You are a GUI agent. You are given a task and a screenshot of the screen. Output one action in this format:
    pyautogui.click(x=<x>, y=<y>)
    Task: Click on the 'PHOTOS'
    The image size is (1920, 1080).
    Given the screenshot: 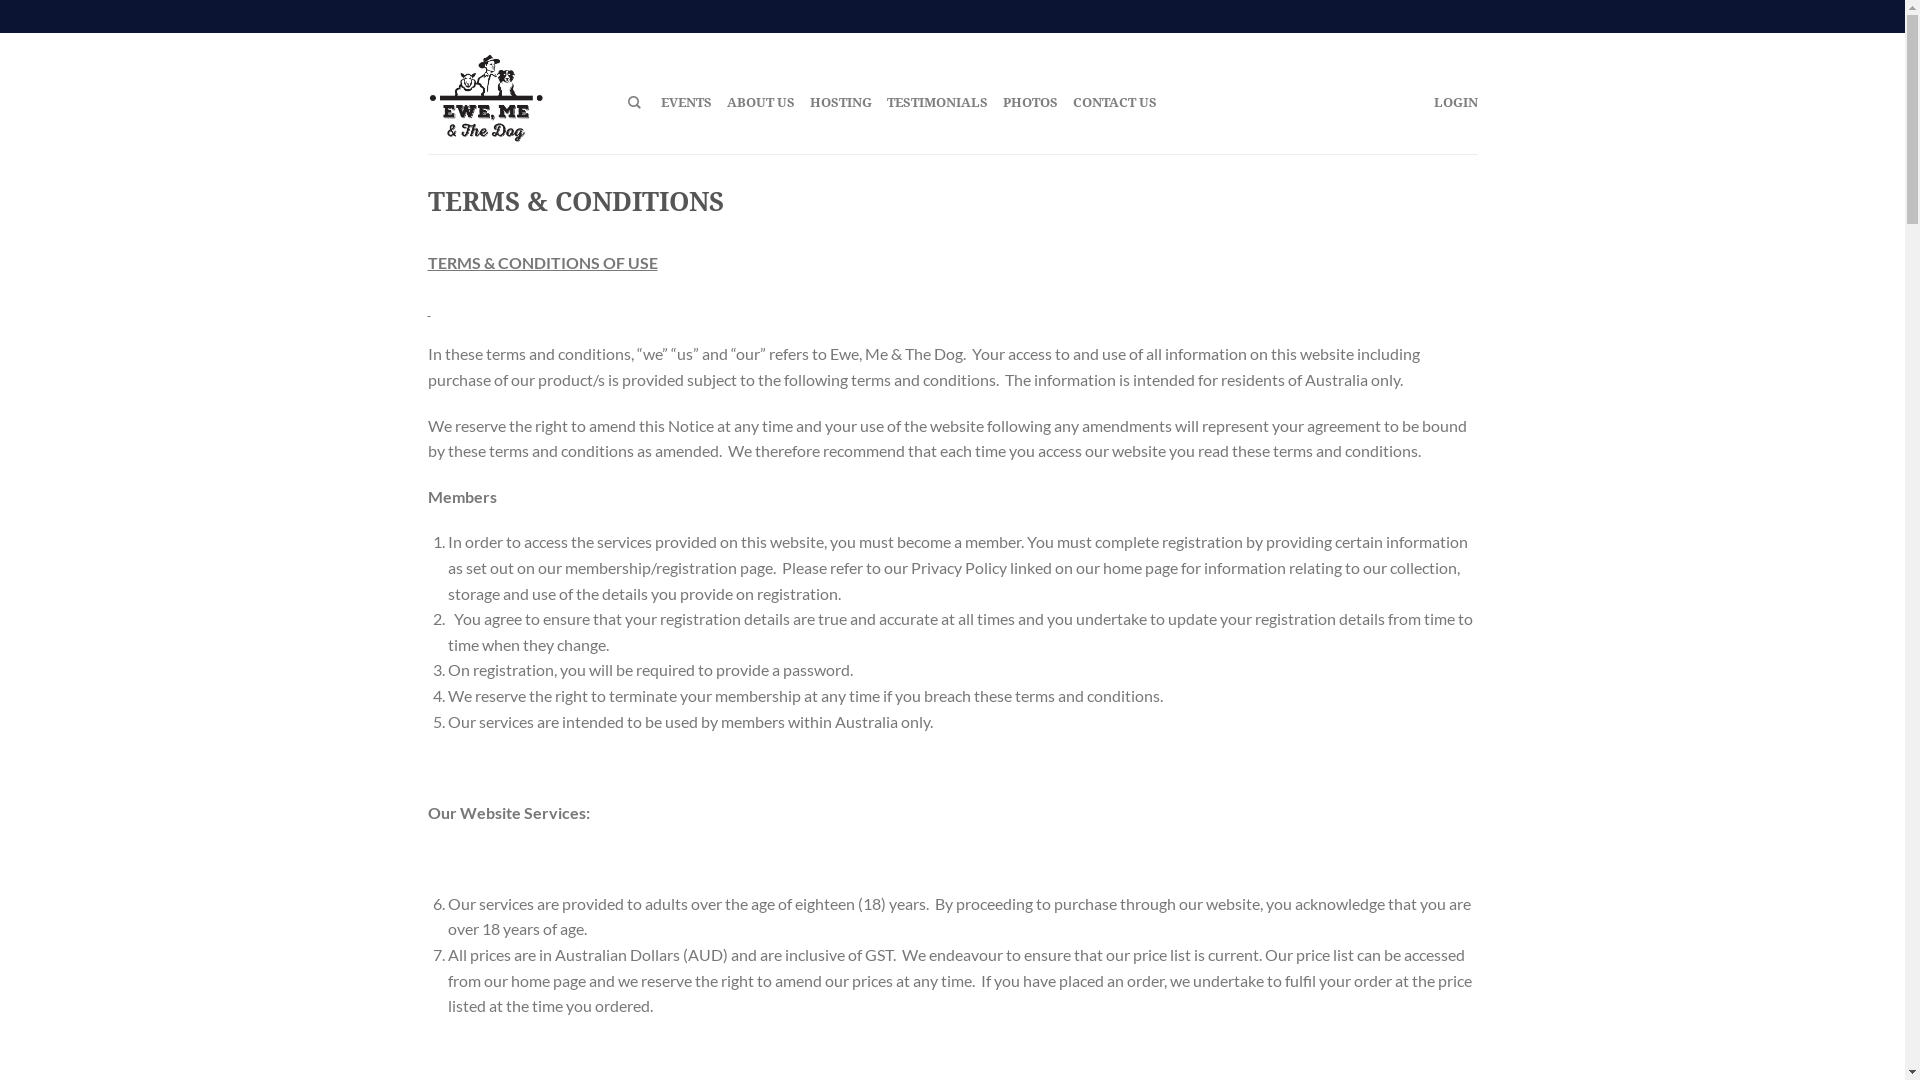 What is the action you would take?
    pyautogui.click(x=1002, y=101)
    